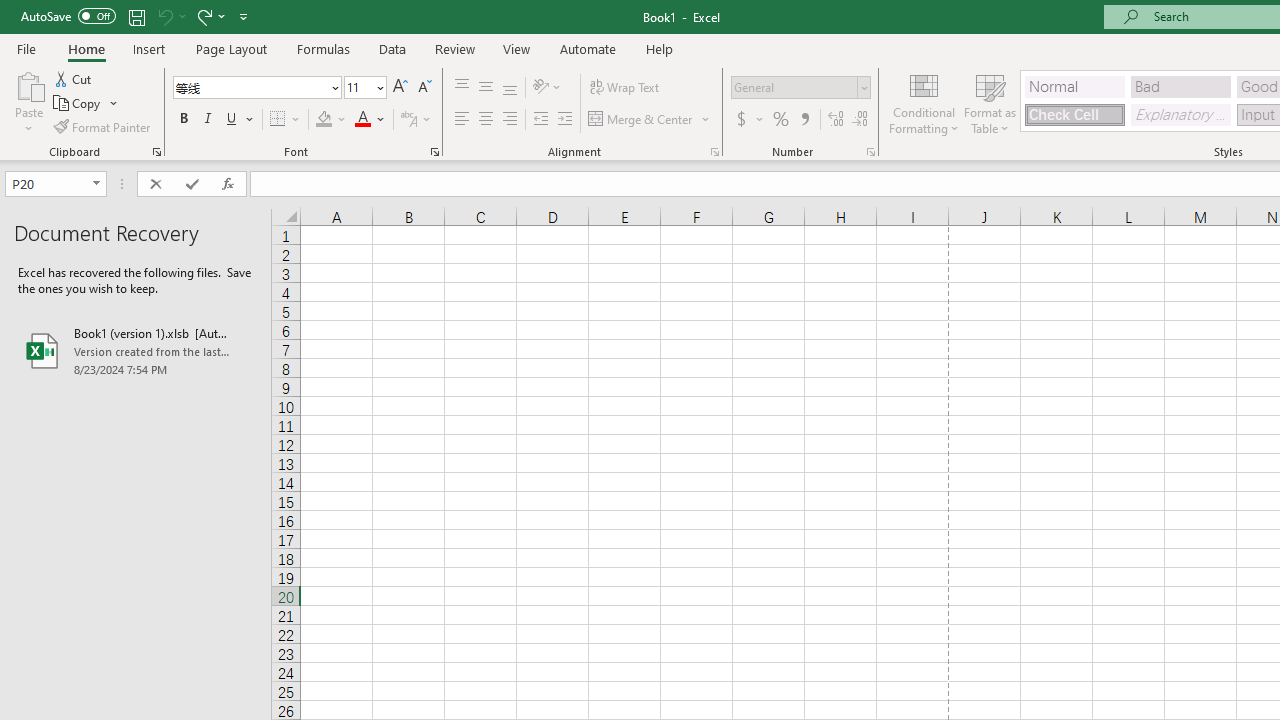 This screenshot has height=720, width=1280. Describe the element at coordinates (740, 119) in the screenshot. I see `'Accounting Number Format'` at that location.